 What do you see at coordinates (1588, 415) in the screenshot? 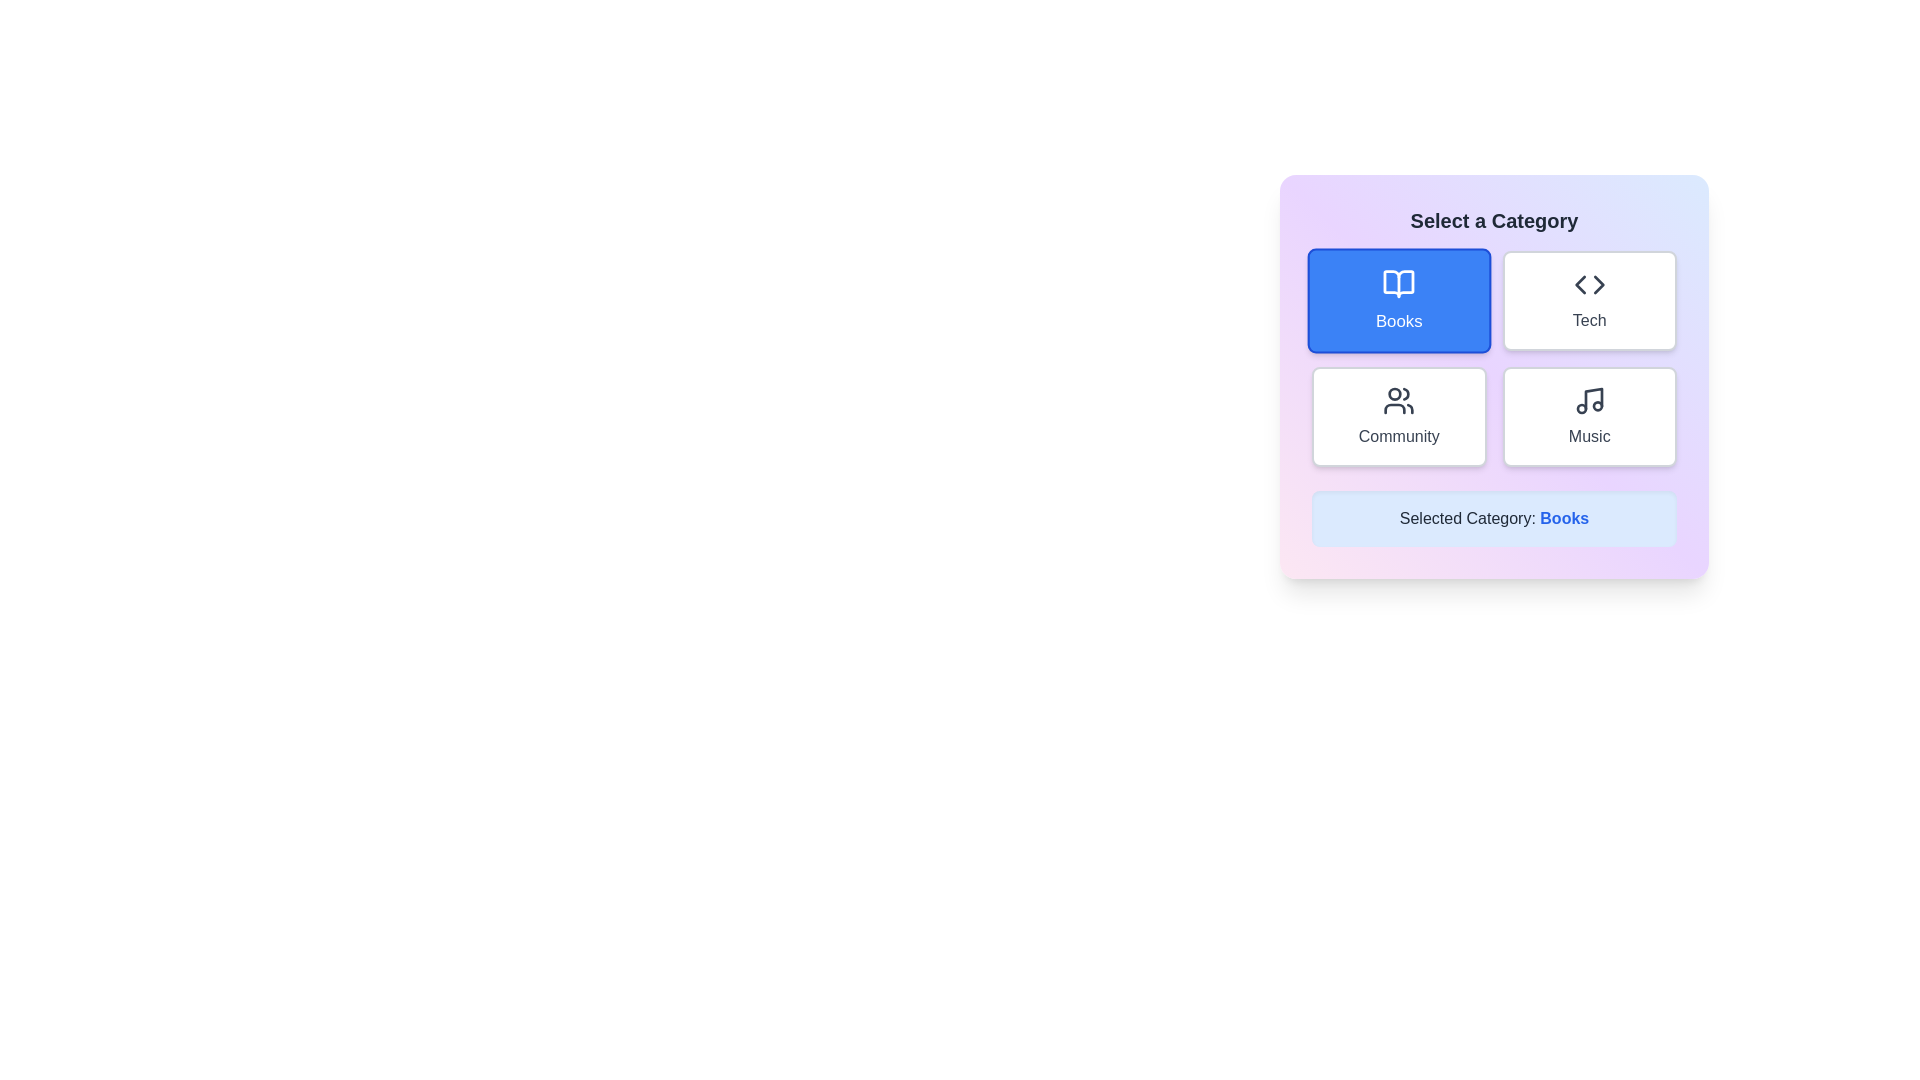
I see `the category button for Music` at bounding box center [1588, 415].